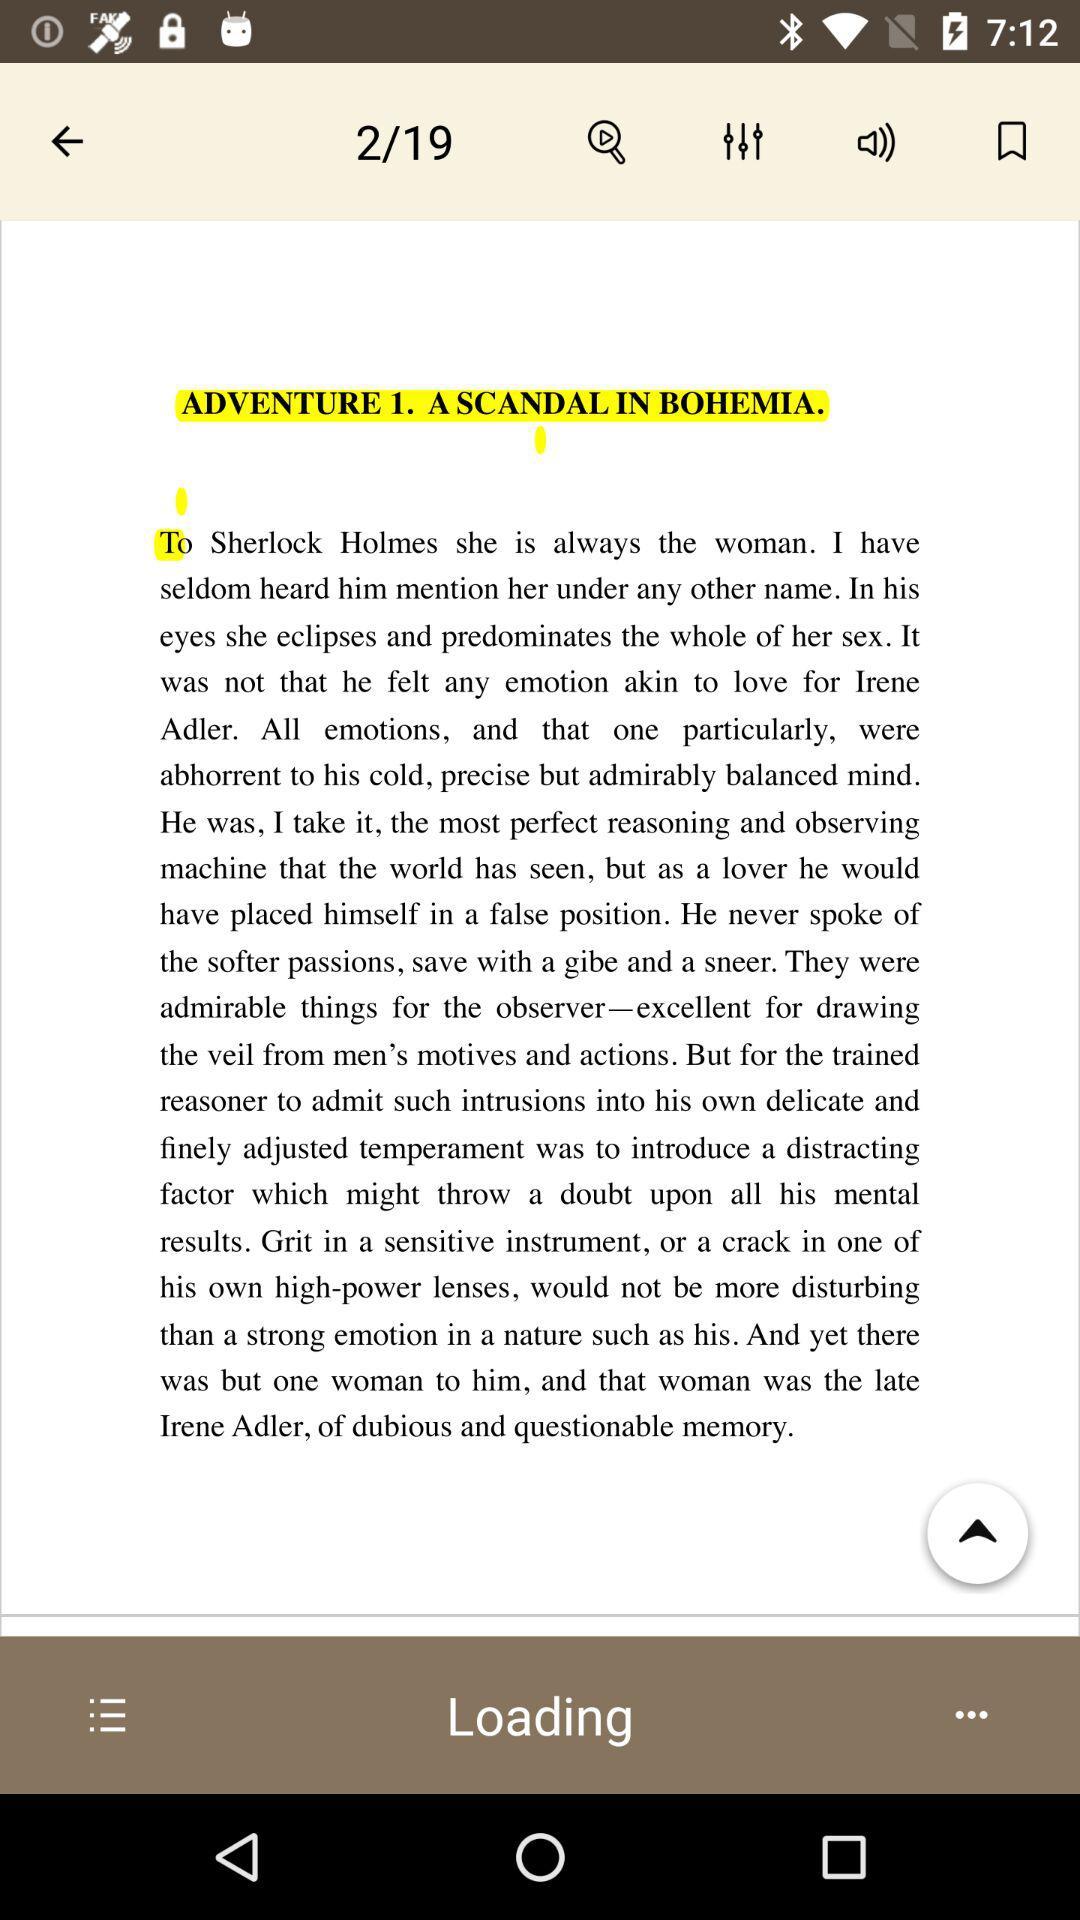 The image size is (1080, 1920). What do you see at coordinates (606, 140) in the screenshot?
I see `the icon to the right of 219` at bounding box center [606, 140].